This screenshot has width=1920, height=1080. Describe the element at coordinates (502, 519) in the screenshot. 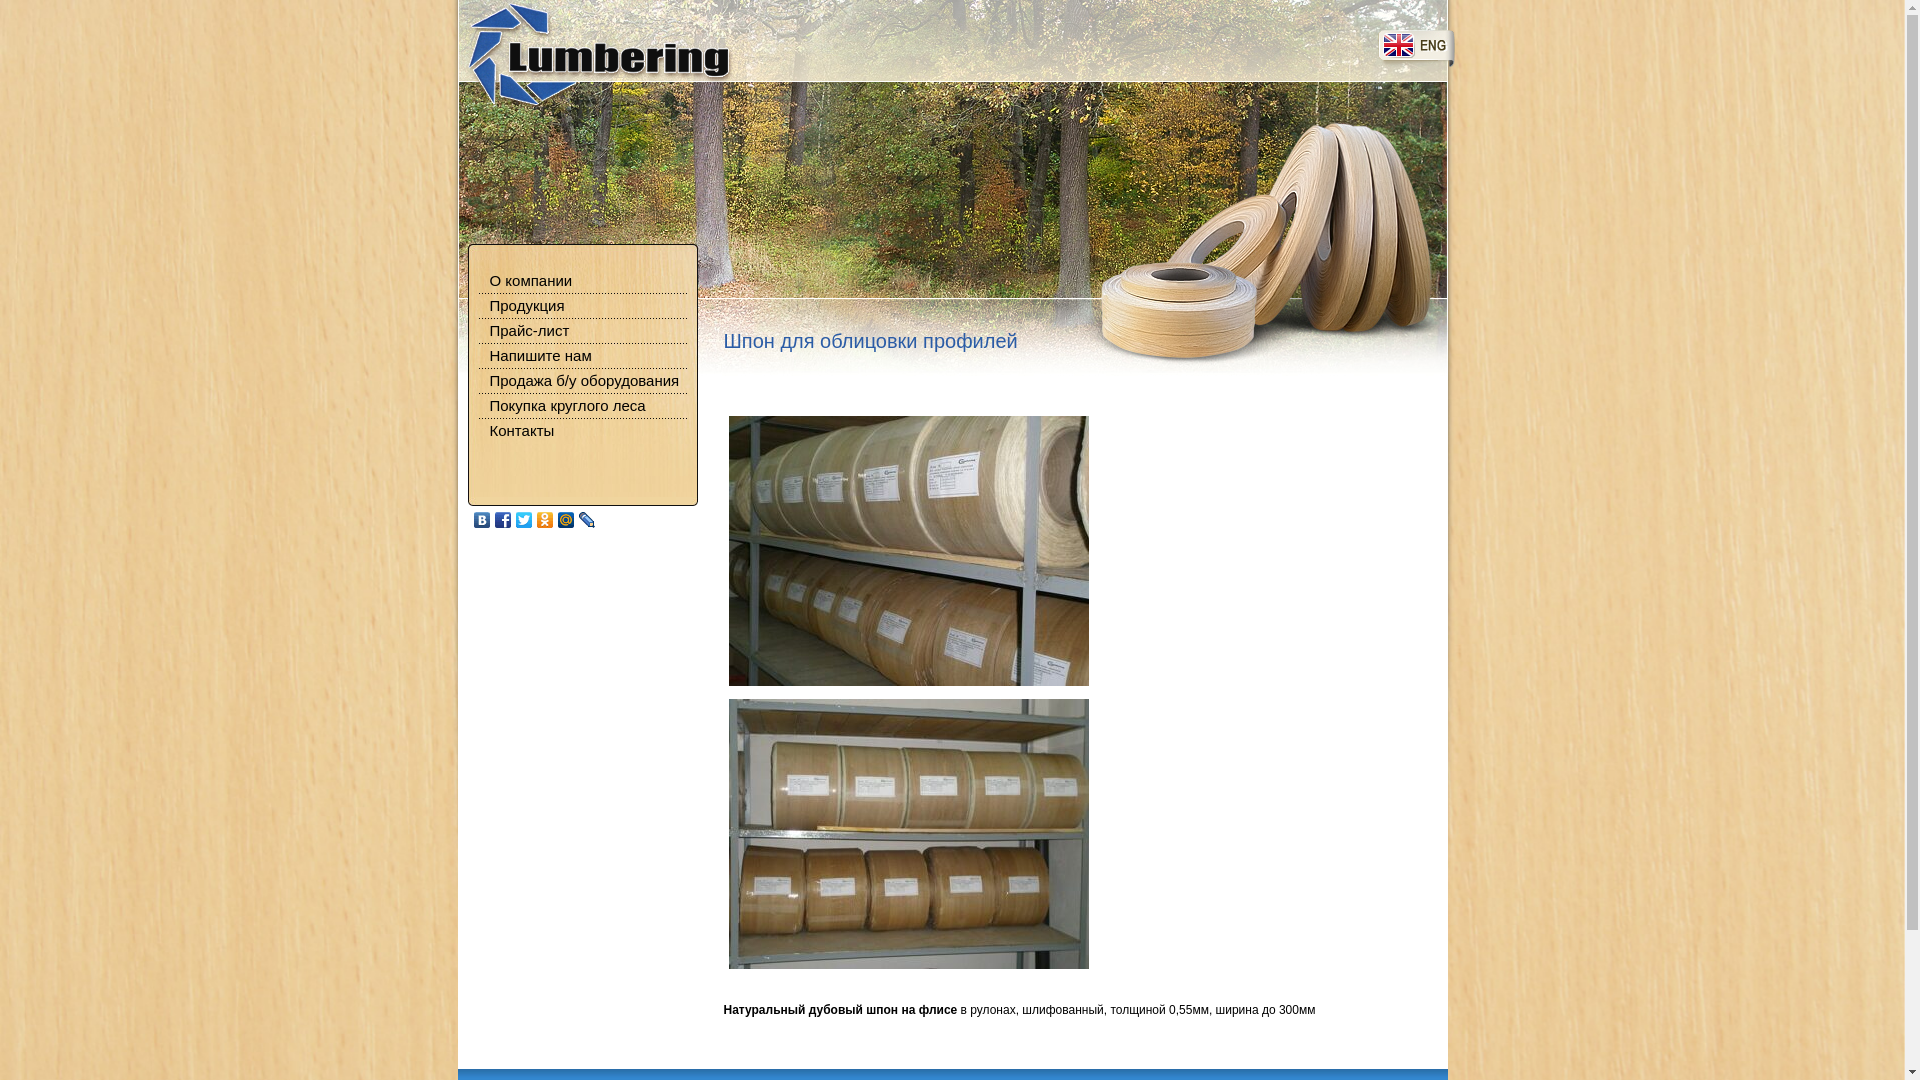

I see `'Facebook'` at that location.